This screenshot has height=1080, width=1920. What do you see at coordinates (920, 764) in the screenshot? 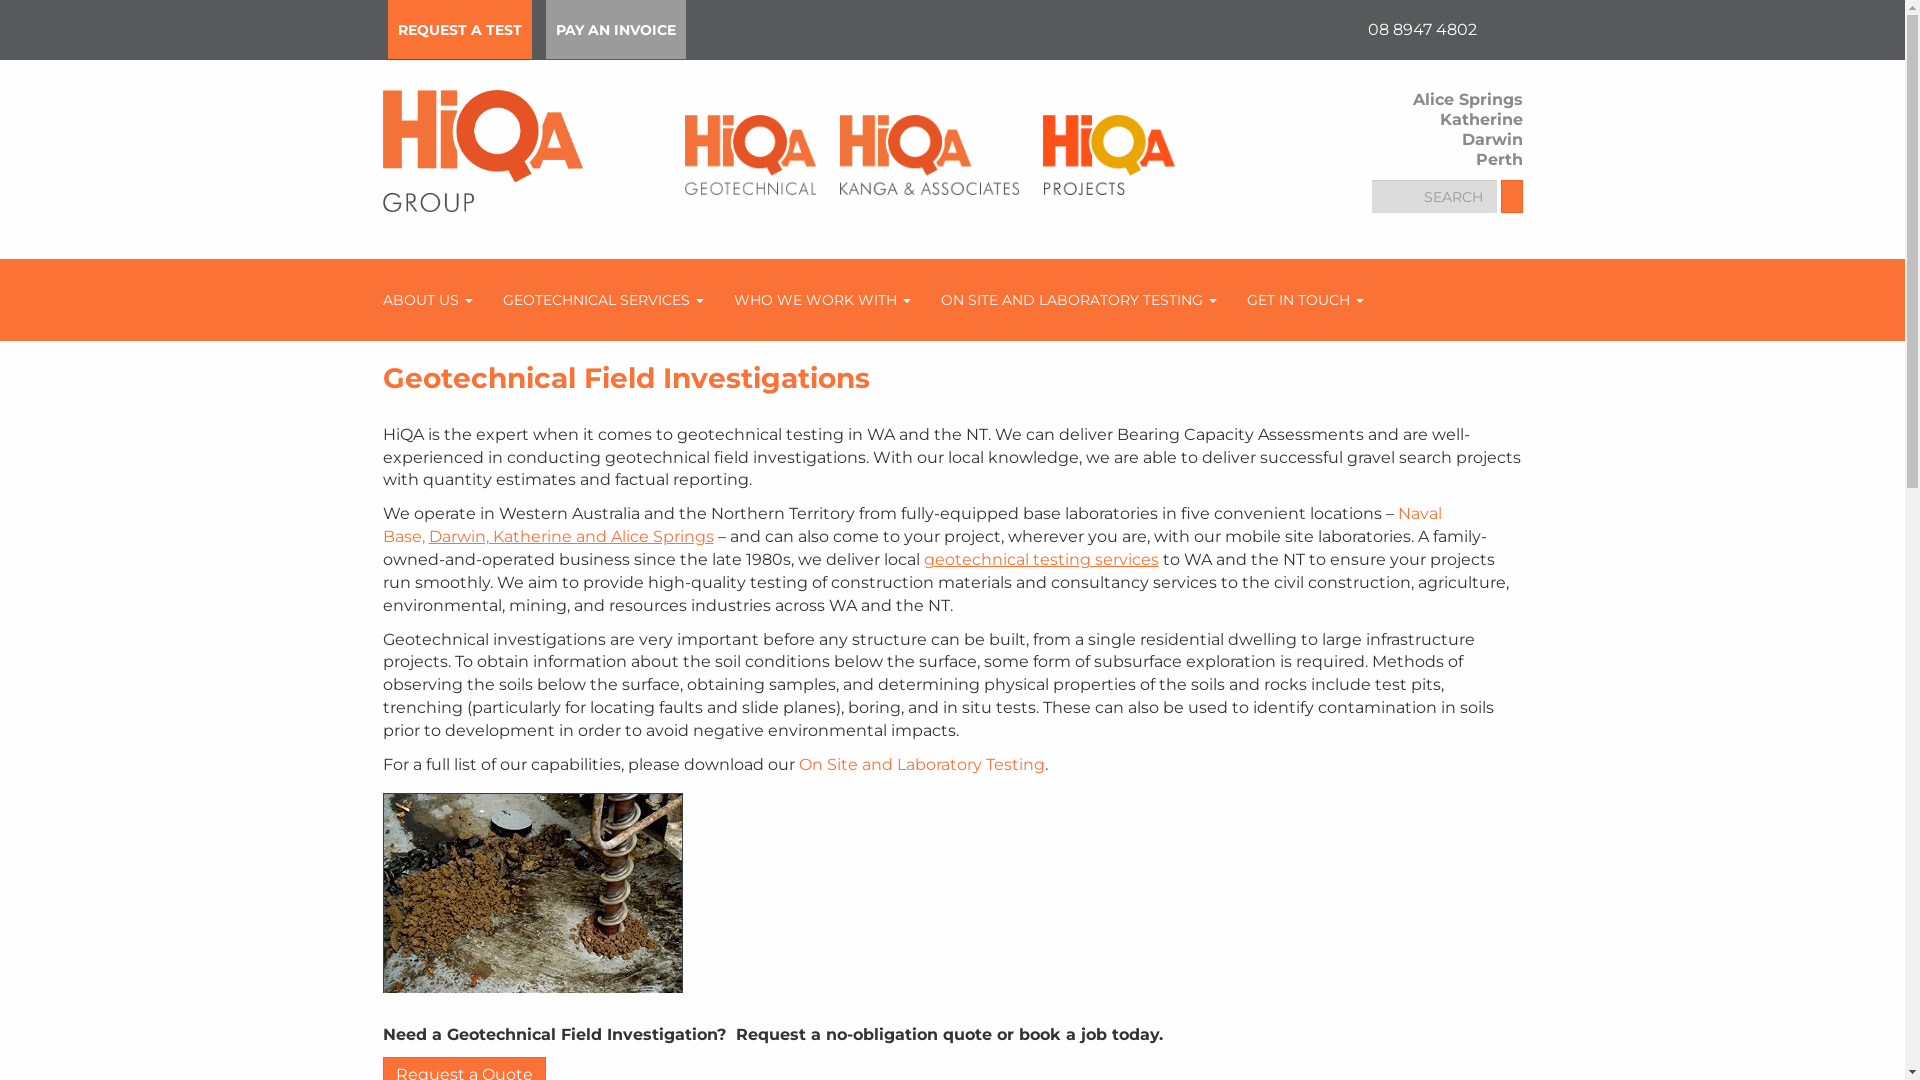
I see `'On Site and Laboratory Testing'` at bounding box center [920, 764].